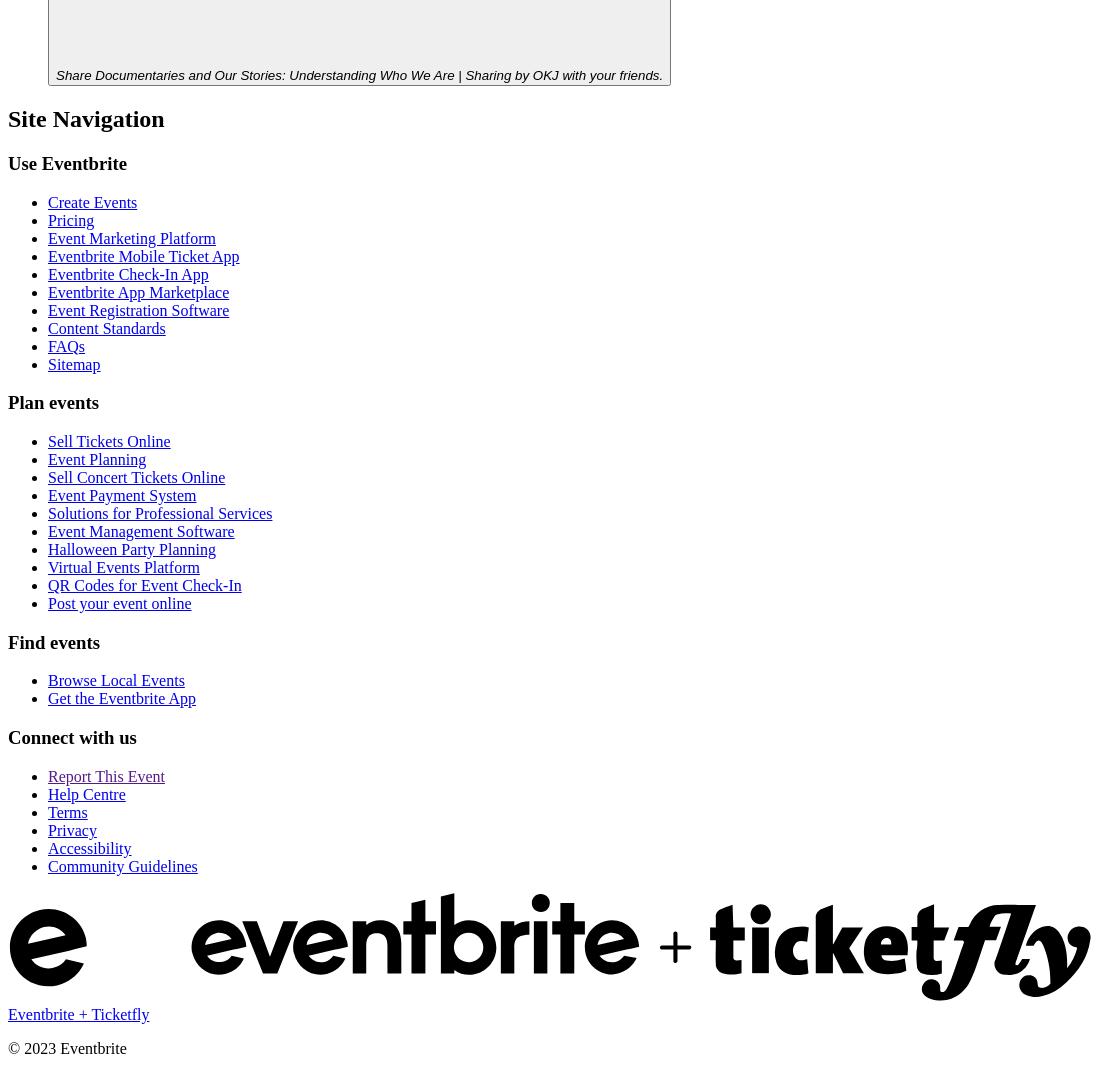  Describe the element at coordinates (7, 1013) in the screenshot. I see `'Eventbrite + Ticketfly'` at that location.